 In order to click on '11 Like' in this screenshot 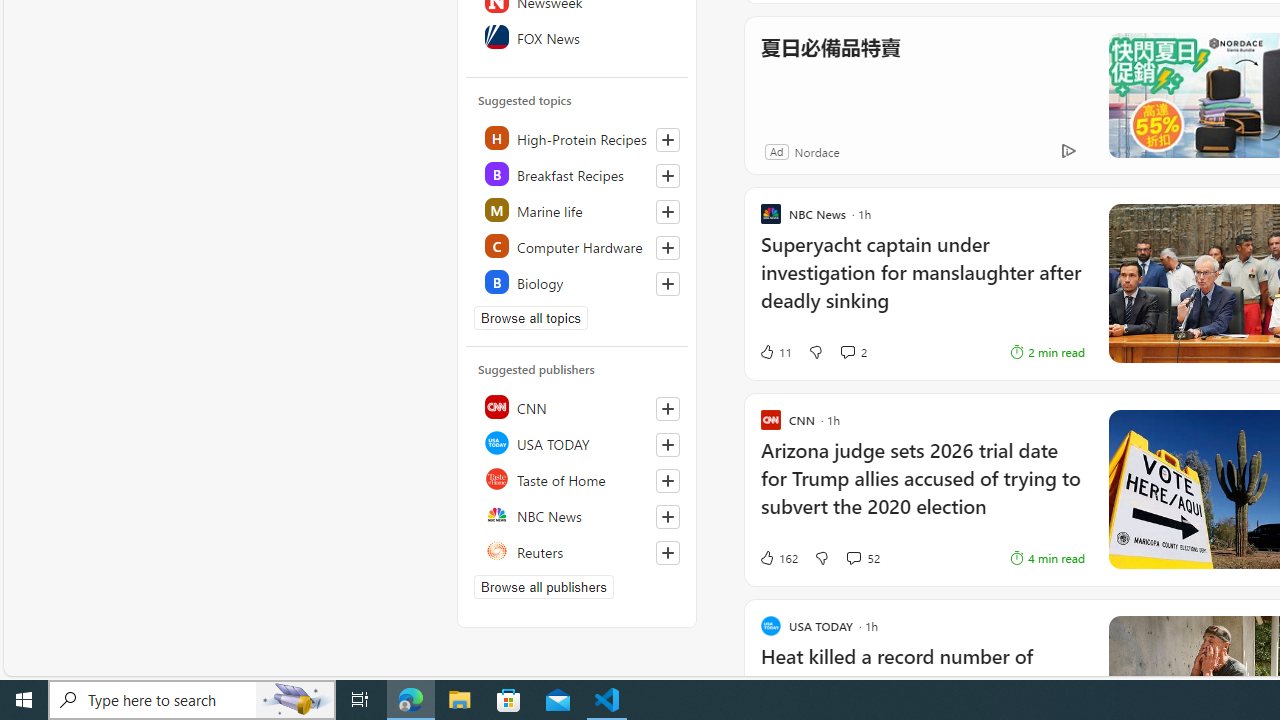, I will do `click(774, 351)`.